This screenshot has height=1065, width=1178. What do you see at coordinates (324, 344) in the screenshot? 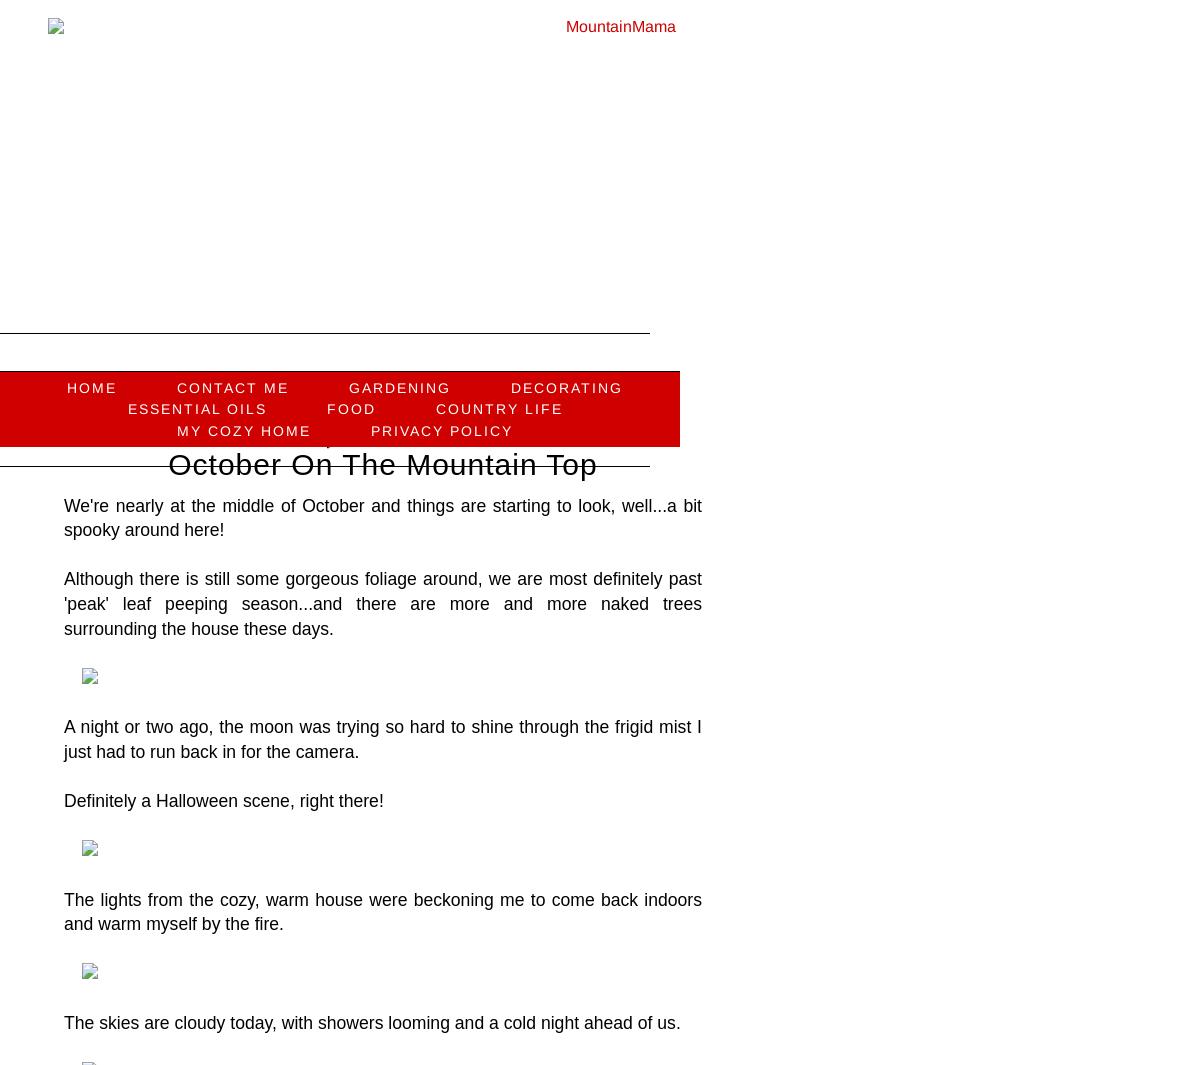
I see `'Pages'` at bounding box center [324, 344].